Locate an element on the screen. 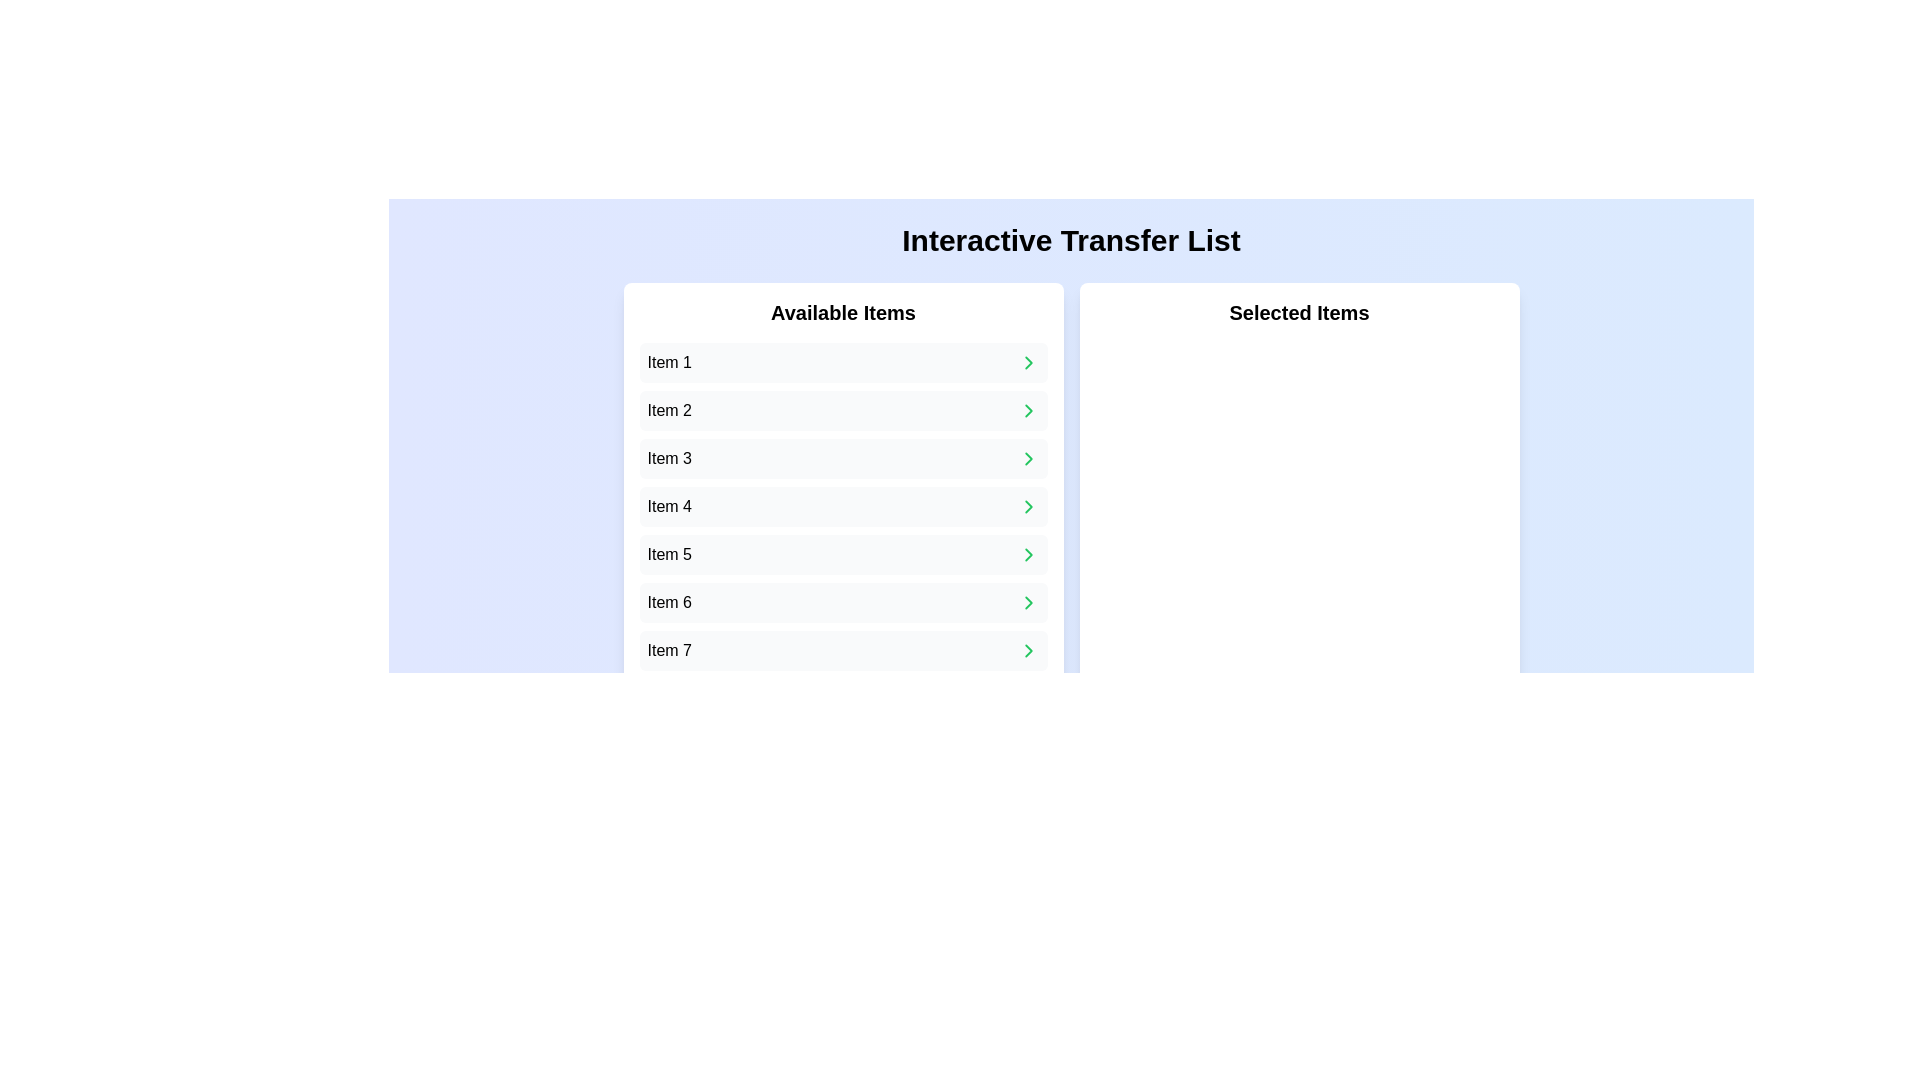  the list item labeled 'Item 6' from the 'Available Items' section is located at coordinates (843, 601).